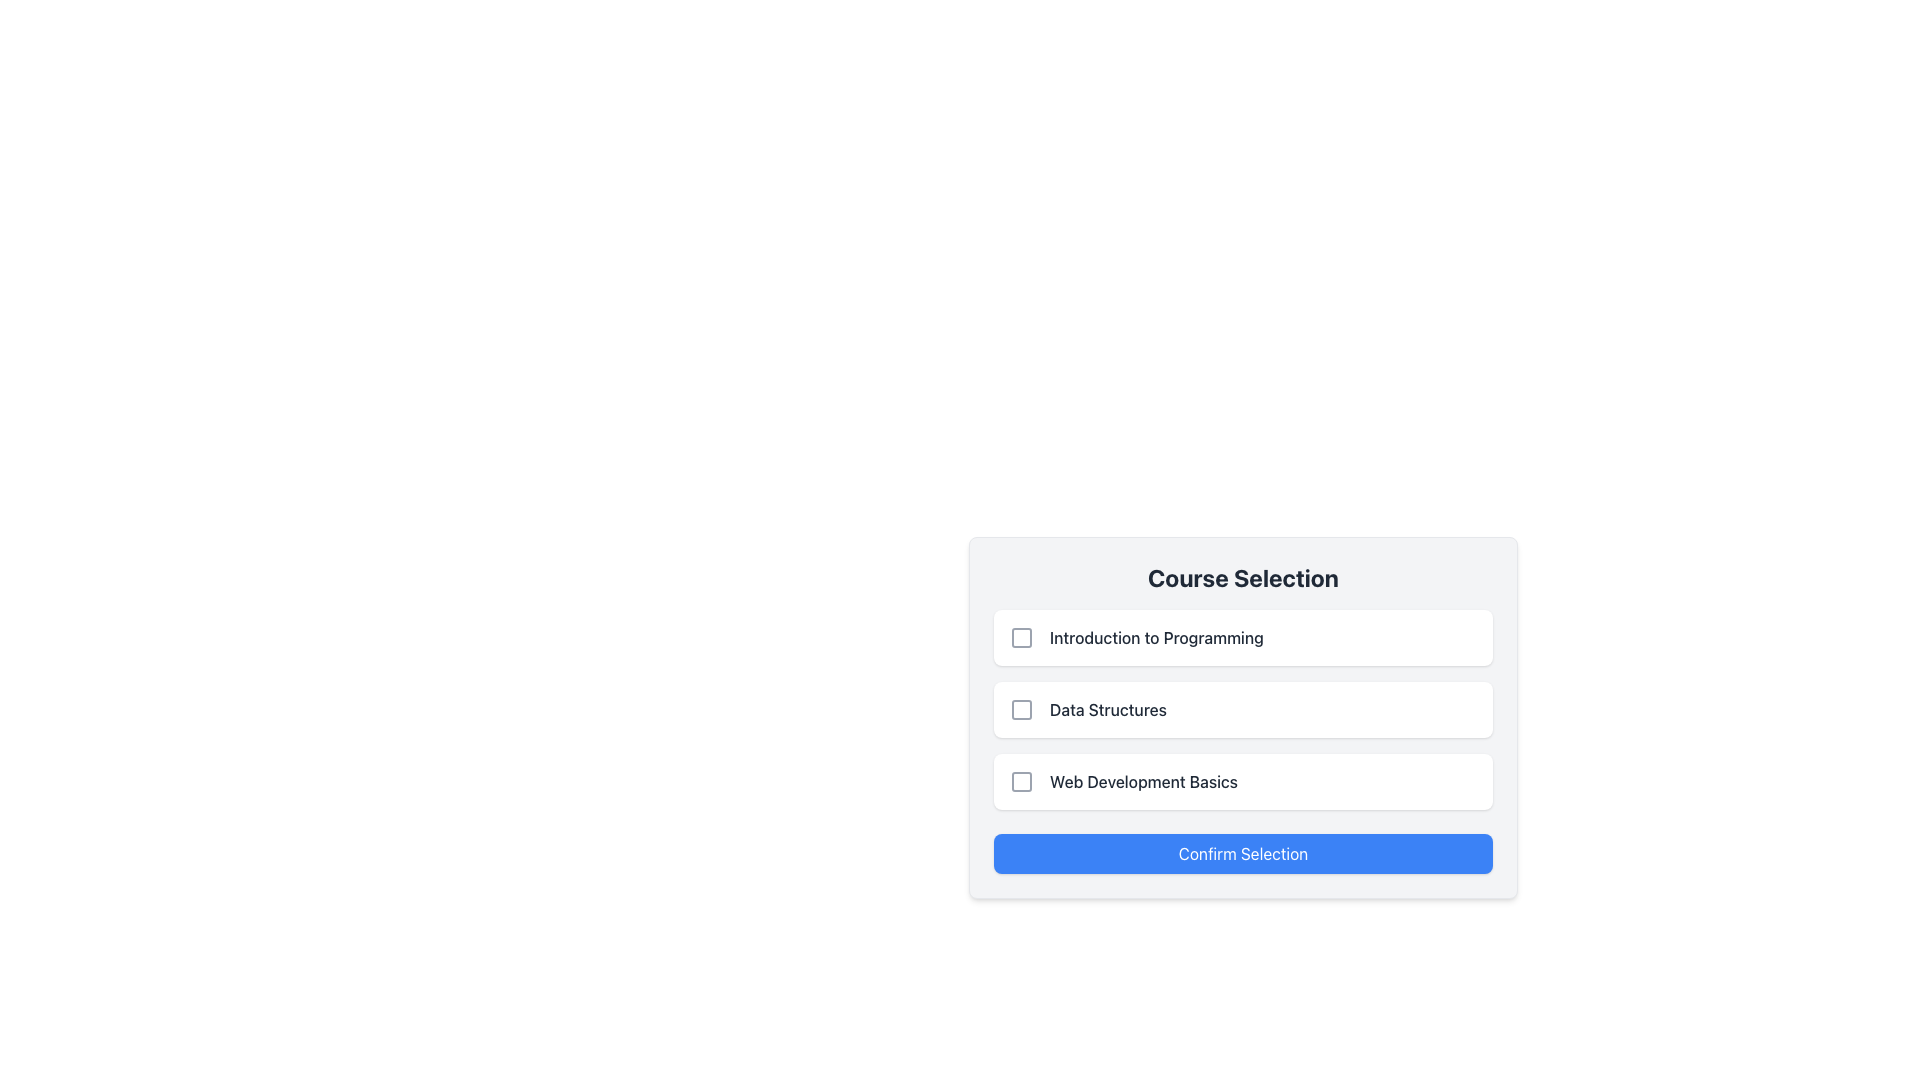  Describe the element at coordinates (1022, 708) in the screenshot. I see `the checkbox icon located to the left of the 'Data Structures' text` at that location.